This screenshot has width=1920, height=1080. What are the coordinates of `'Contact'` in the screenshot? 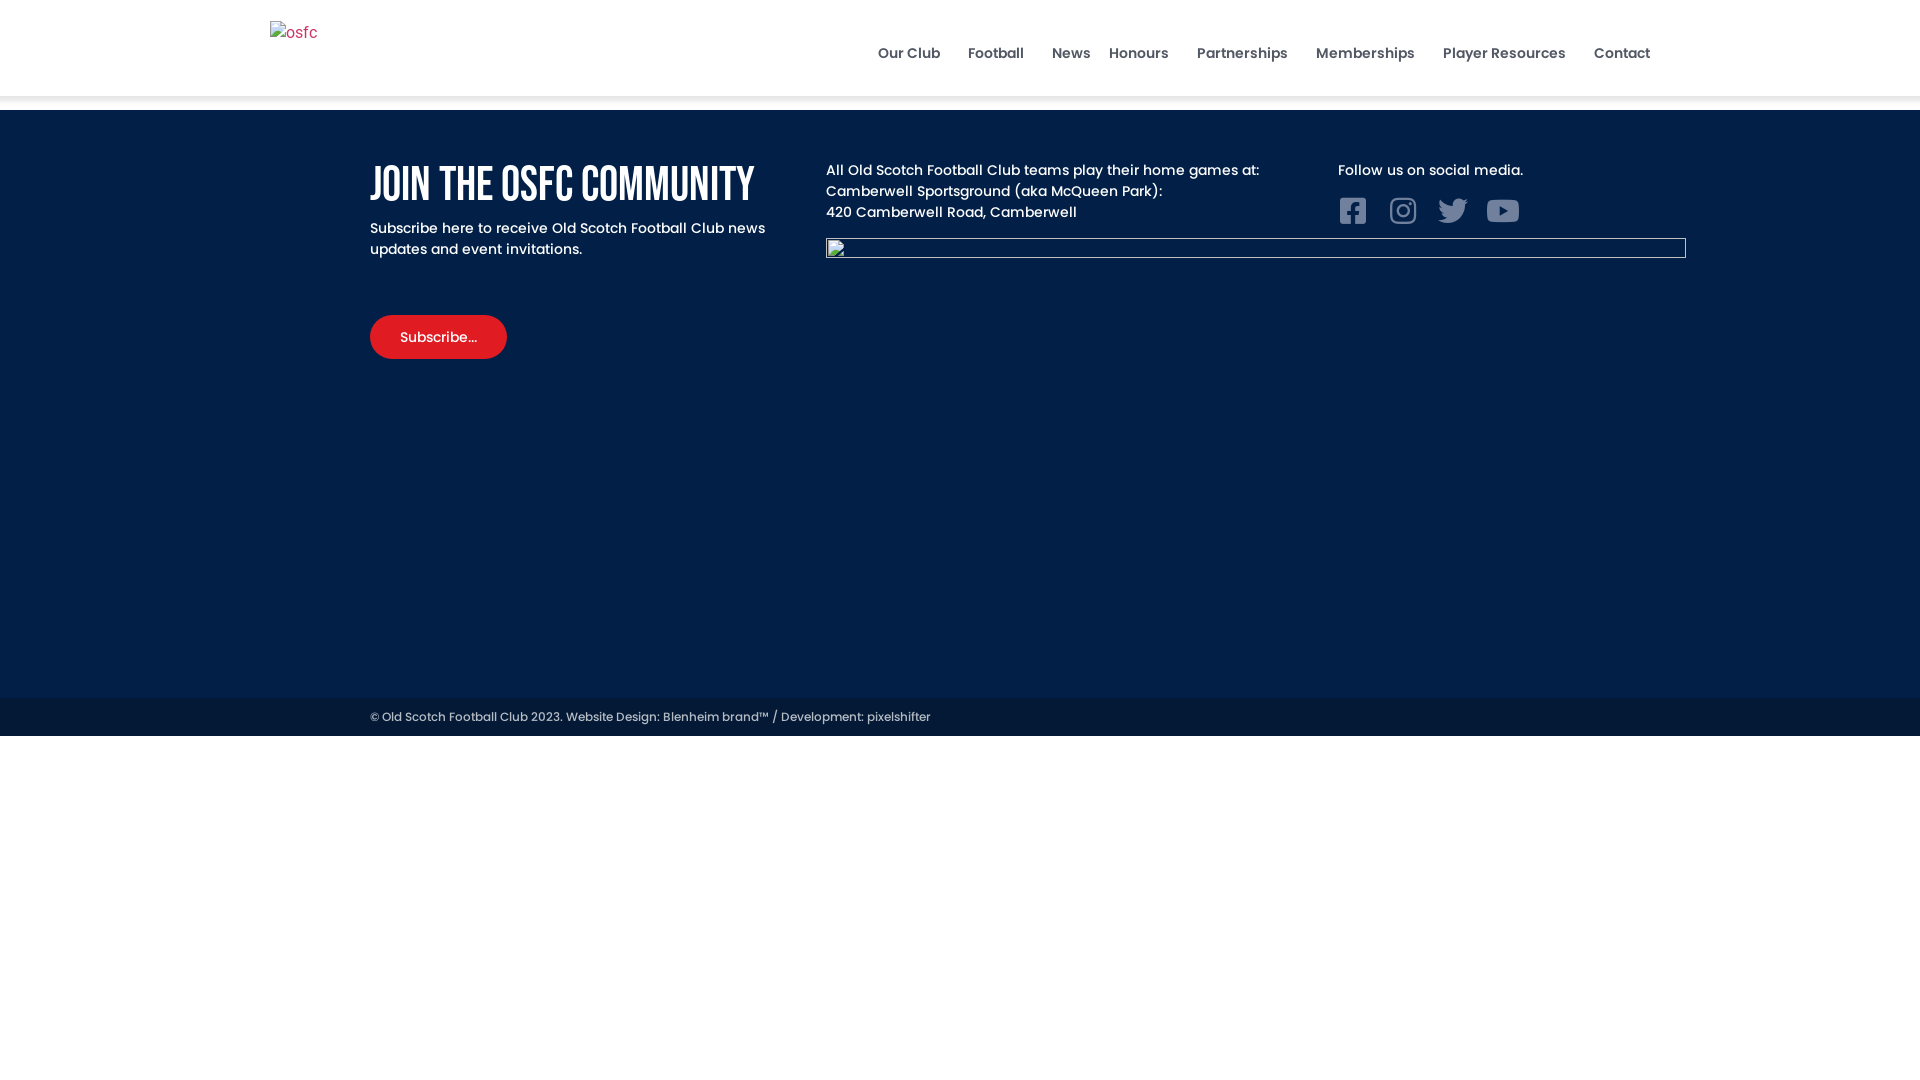 It's located at (1622, 52).